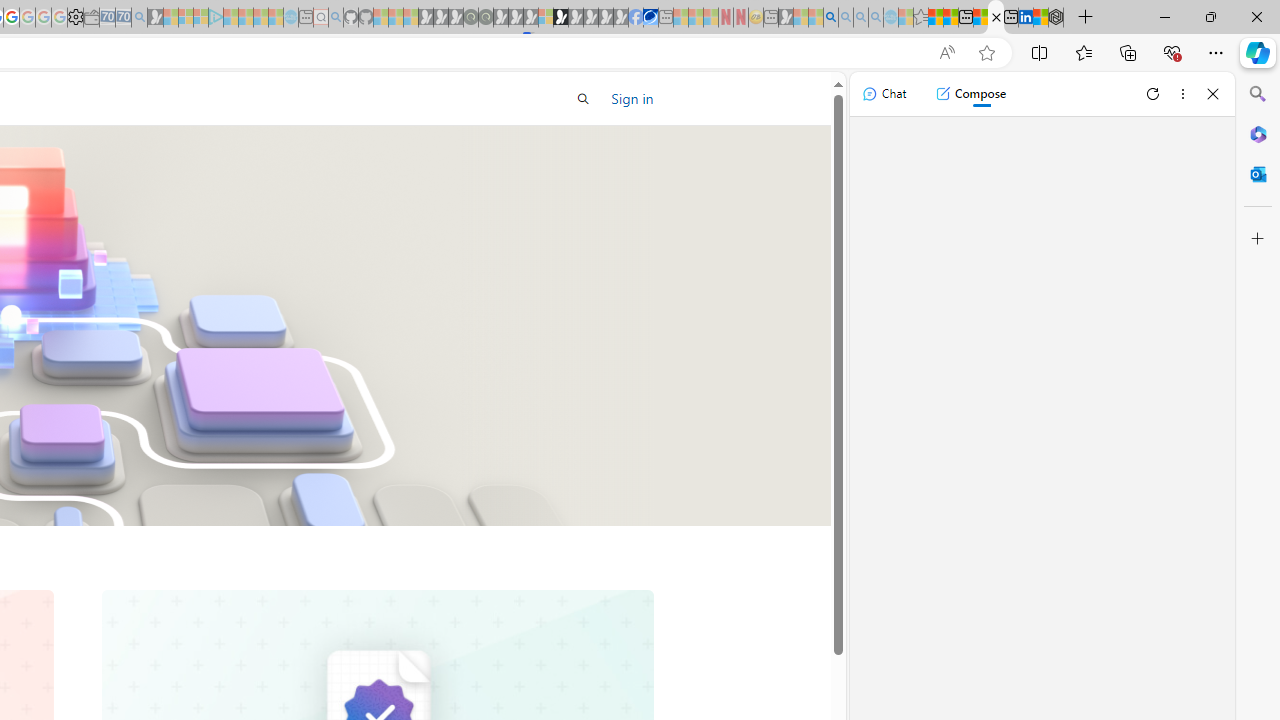  I want to click on 'AQI & Health | AirNow.gov', so click(650, 17).